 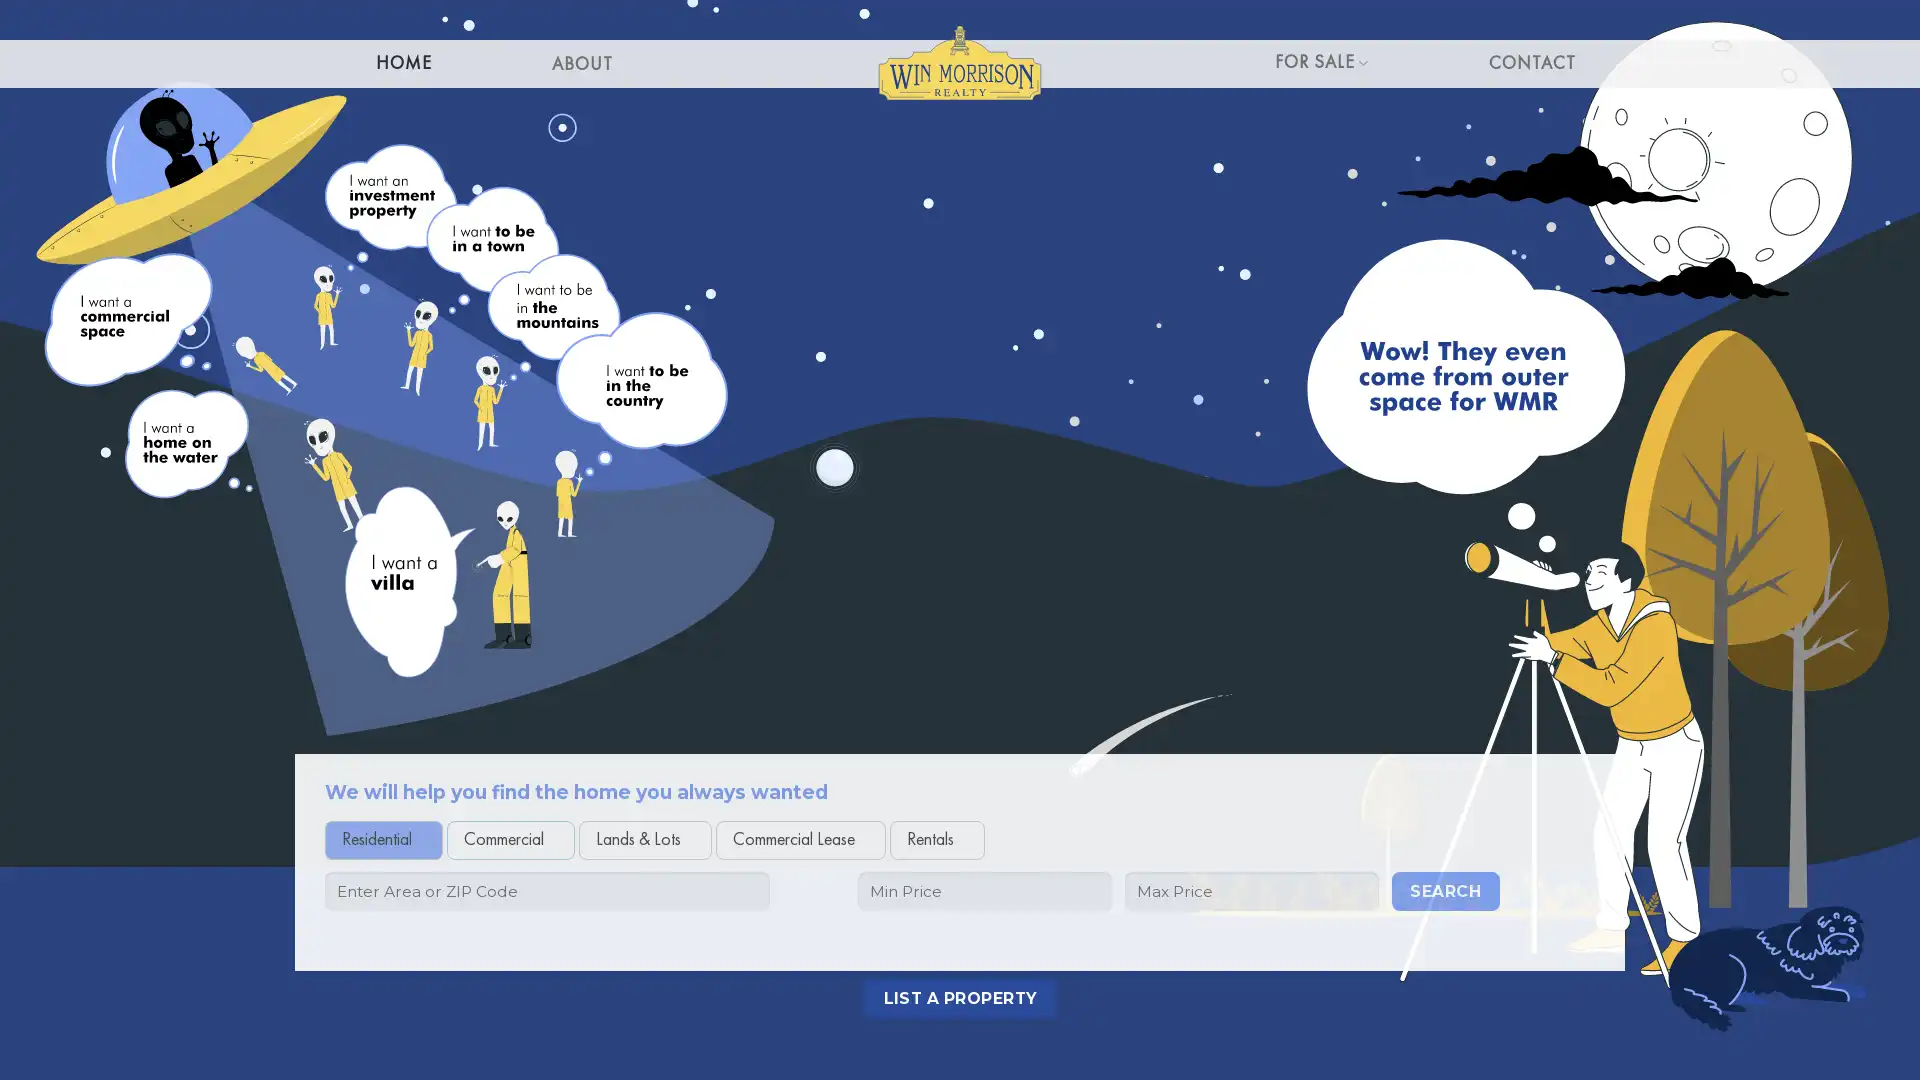 I want to click on Search, so click(x=1444, y=890).